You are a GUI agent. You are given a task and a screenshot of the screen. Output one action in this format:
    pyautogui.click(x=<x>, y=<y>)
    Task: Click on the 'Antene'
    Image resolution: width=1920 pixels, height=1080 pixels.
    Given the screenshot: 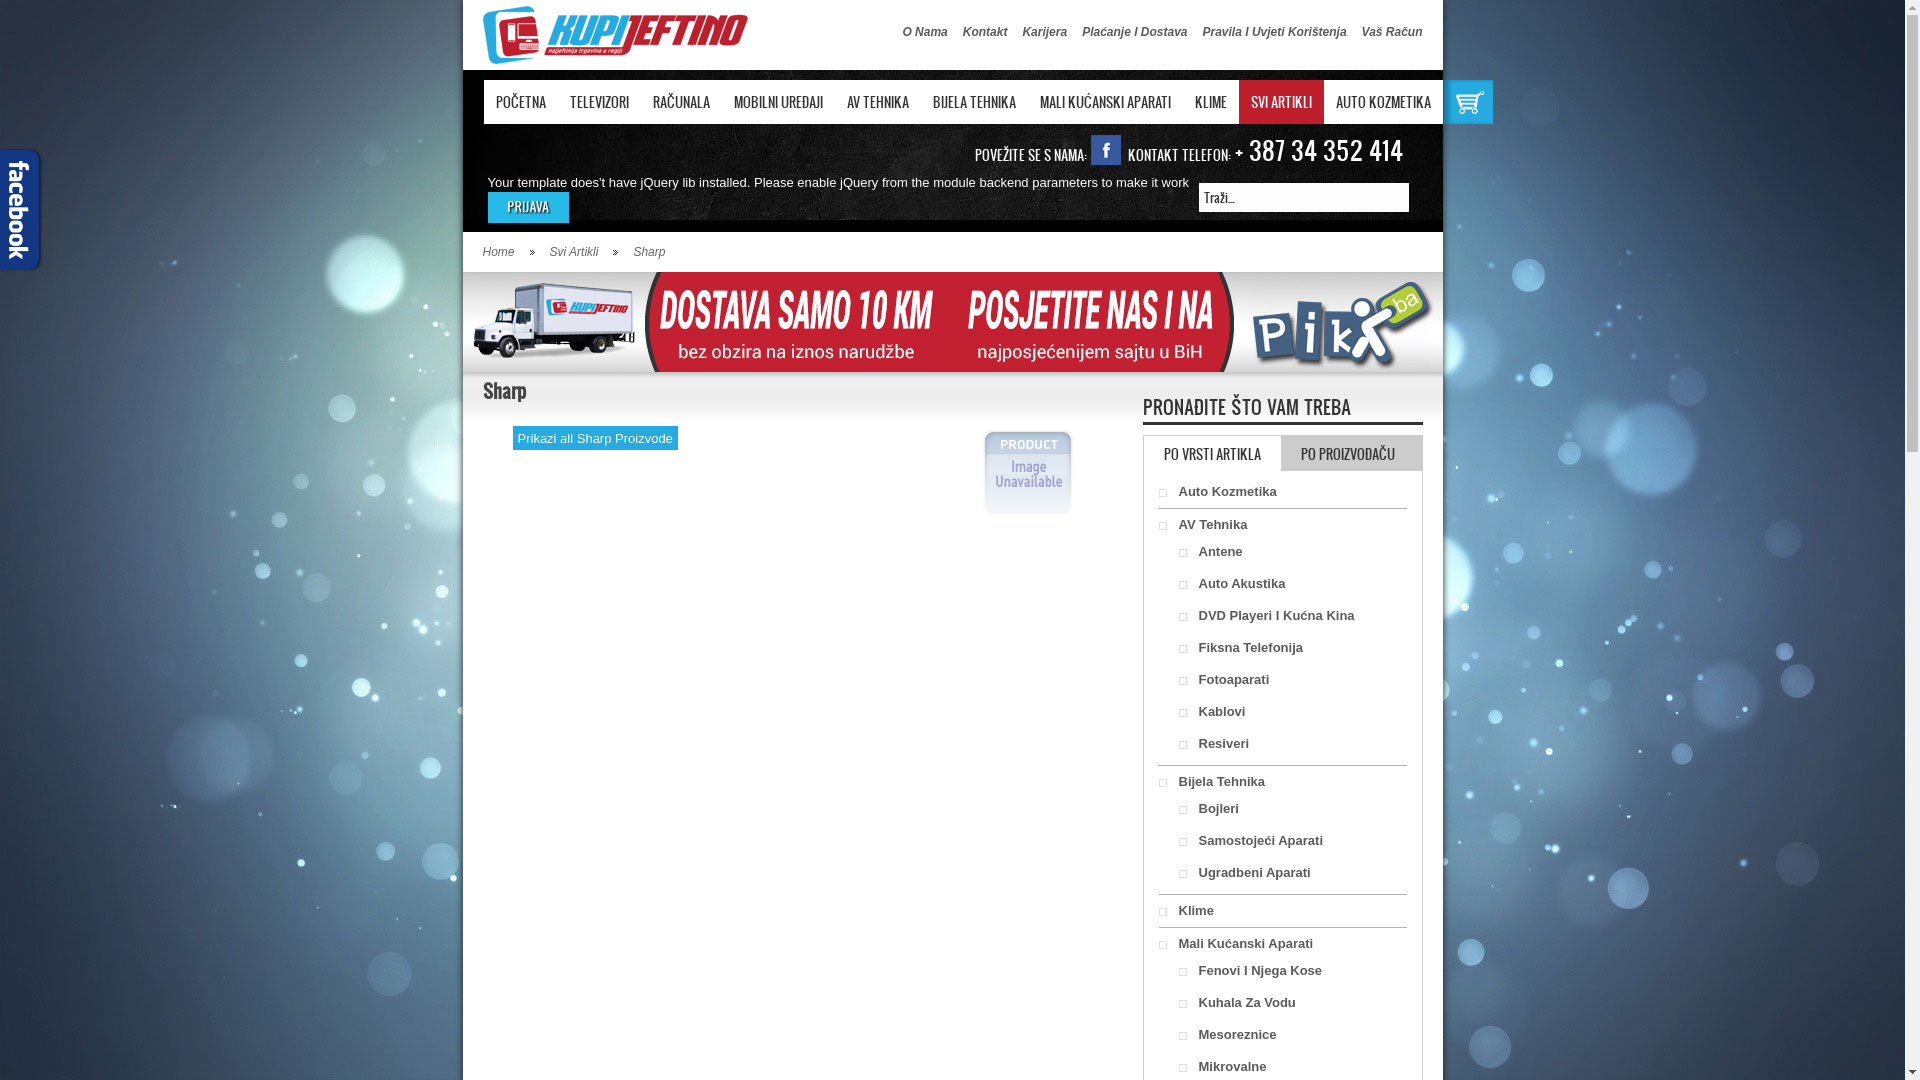 What is the action you would take?
    pyautogui.click(x=1291, y=551)
    